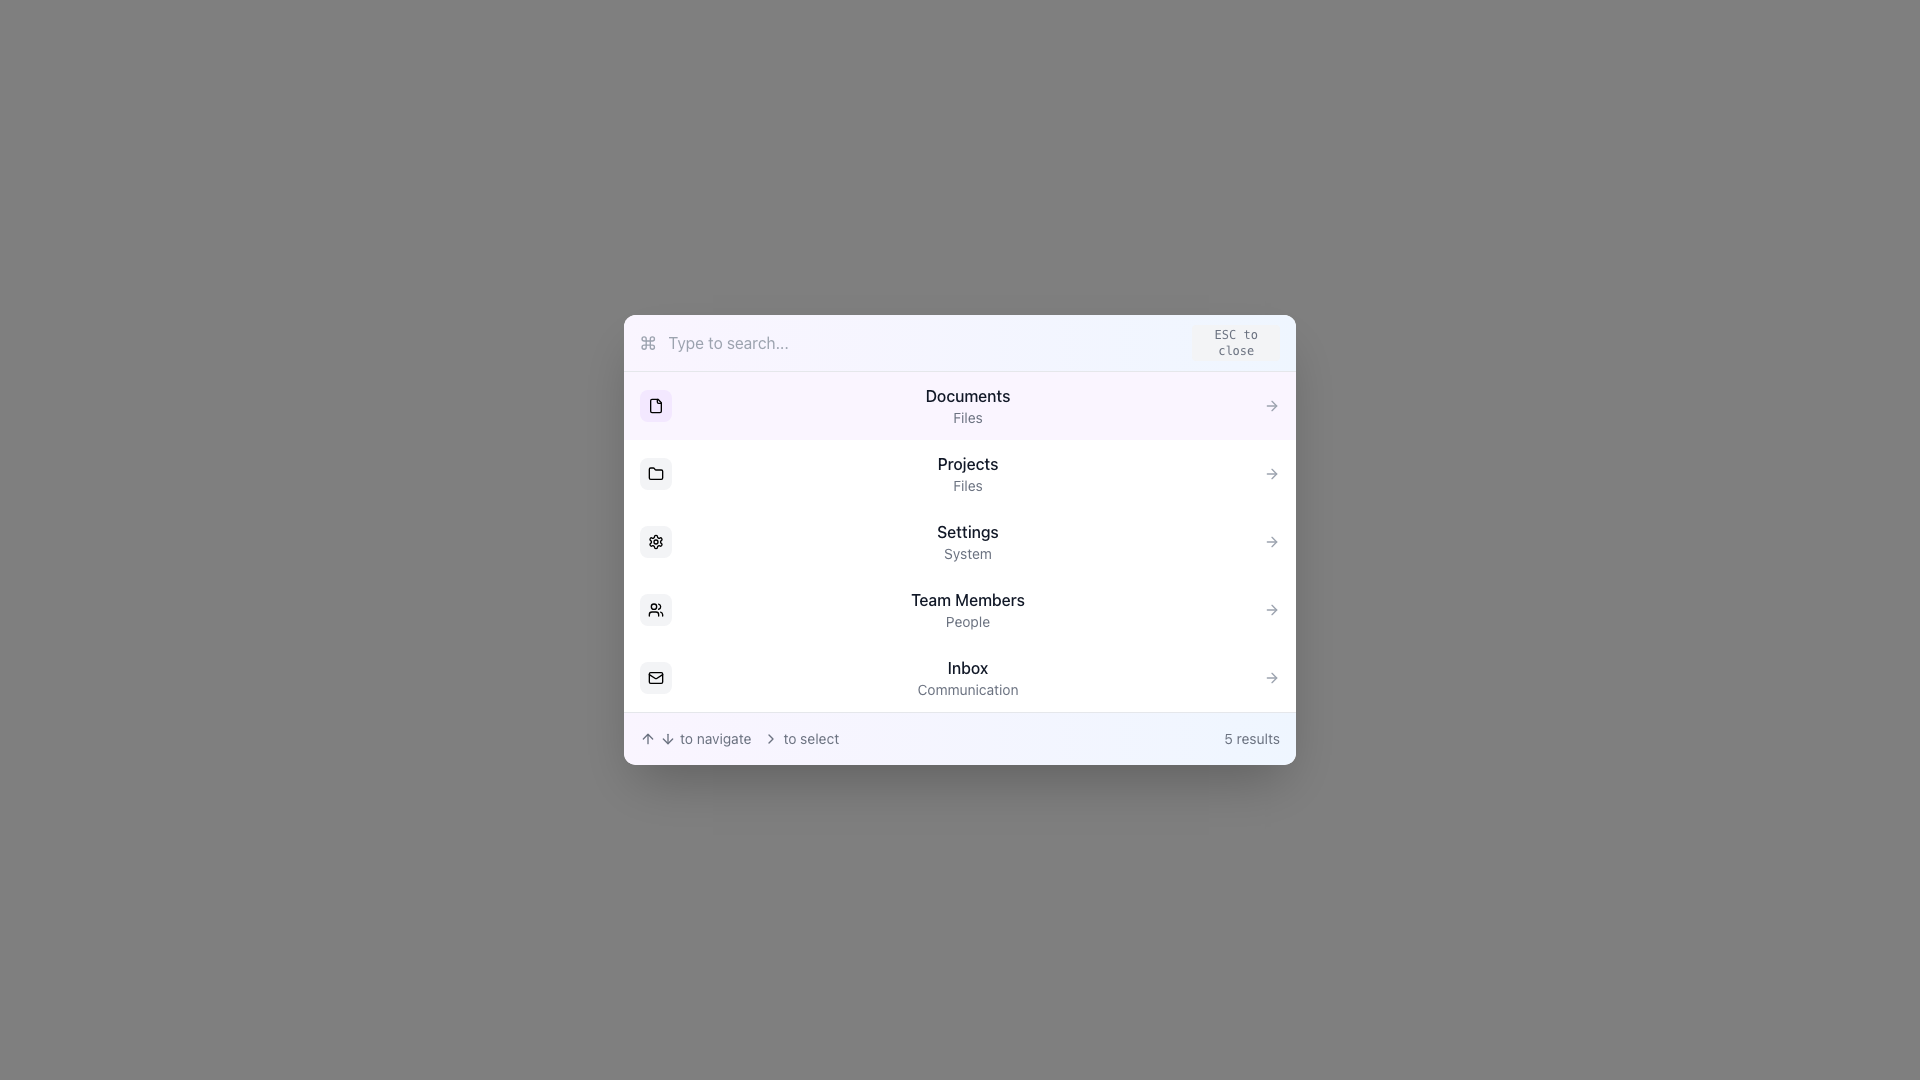  What do you see at coordinates (656, 677) in the screenshot?
I see `the envelope icon located in the fifth row on the leftmost side, adjacent to the 'Inbox' label` at bounding box center [656, 677].